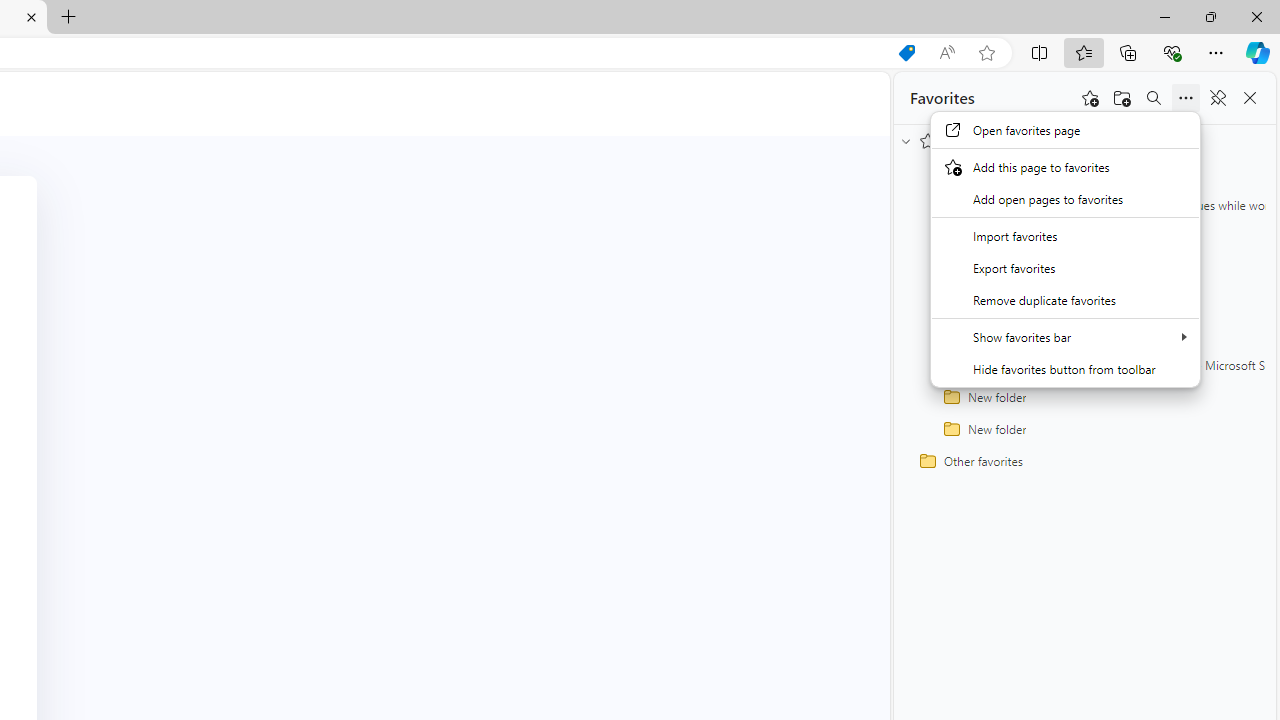 This screenshot has width=1280, height=720. Describe the element at coordinates (1064, 199) in the screenshot. I see `'Add open pages to favorites'` at that location.